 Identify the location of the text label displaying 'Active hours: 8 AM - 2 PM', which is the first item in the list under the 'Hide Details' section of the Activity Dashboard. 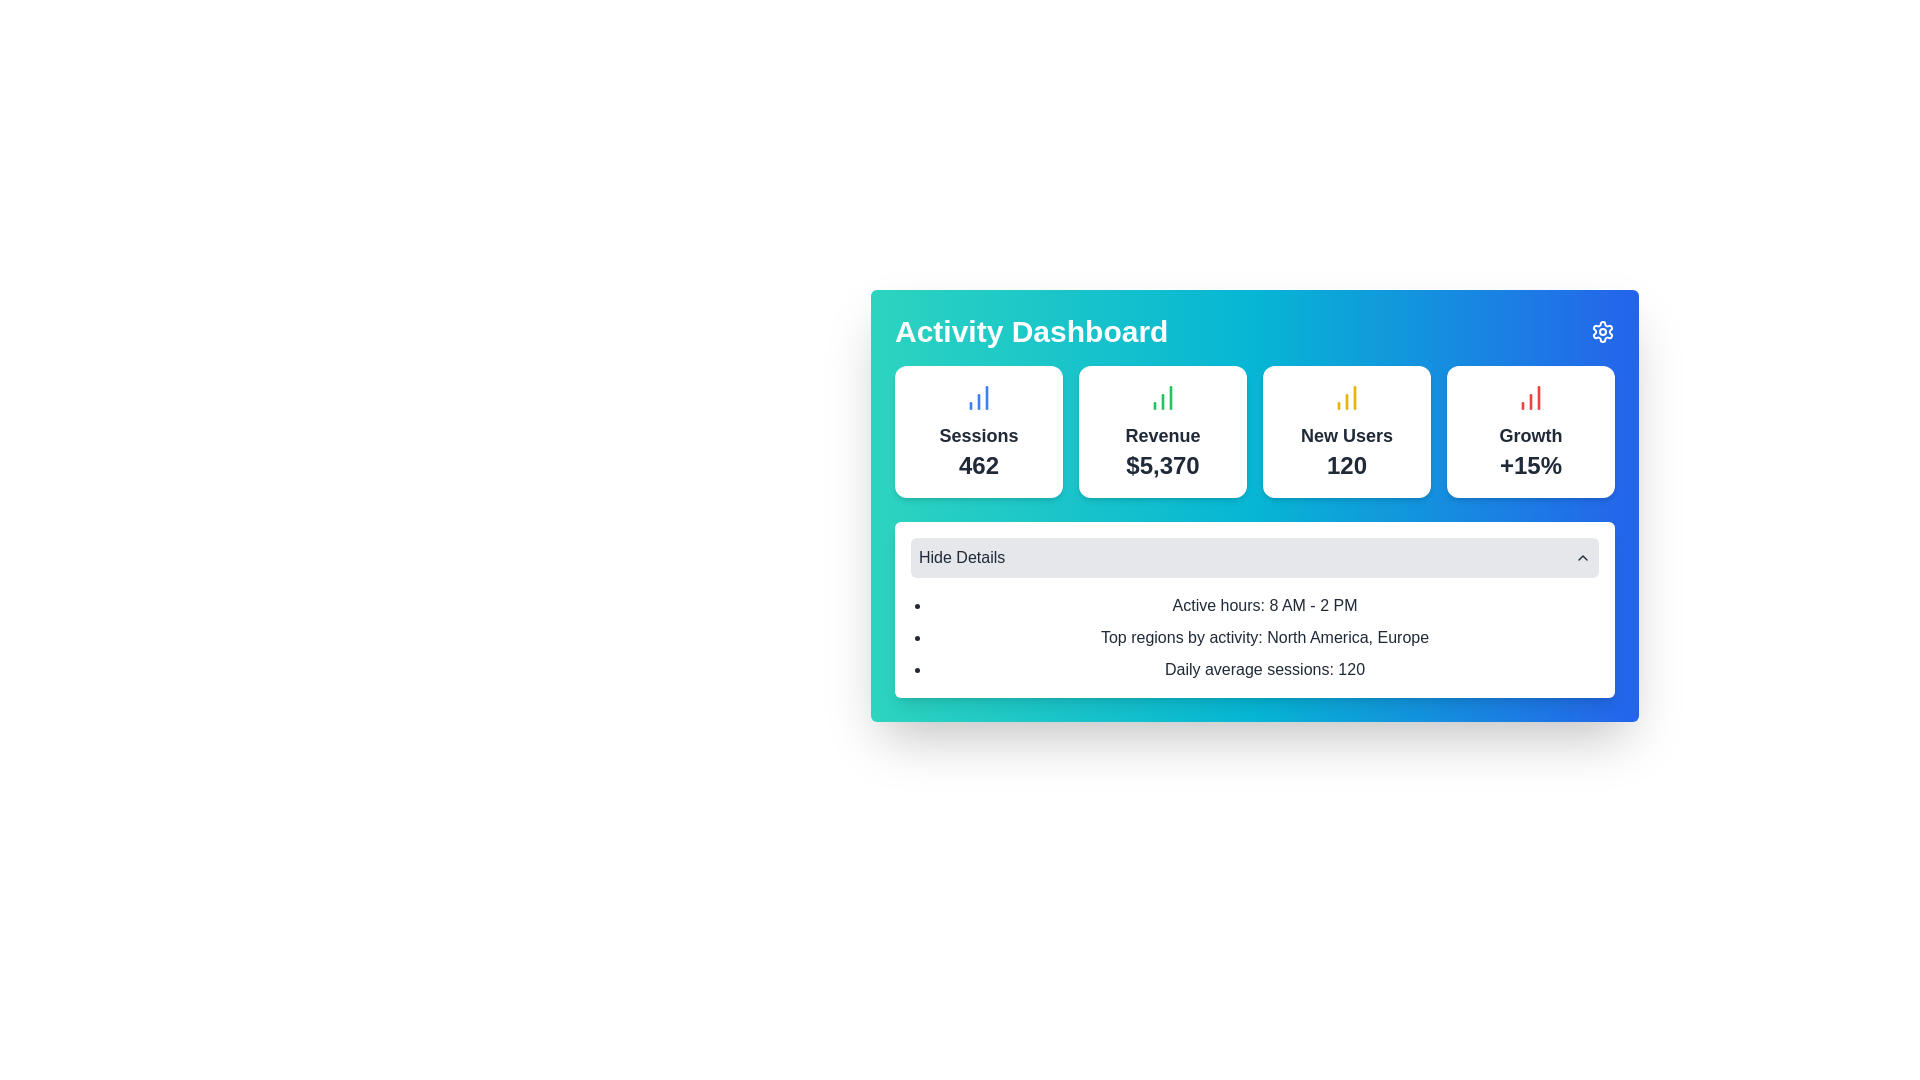
(1264, 604).